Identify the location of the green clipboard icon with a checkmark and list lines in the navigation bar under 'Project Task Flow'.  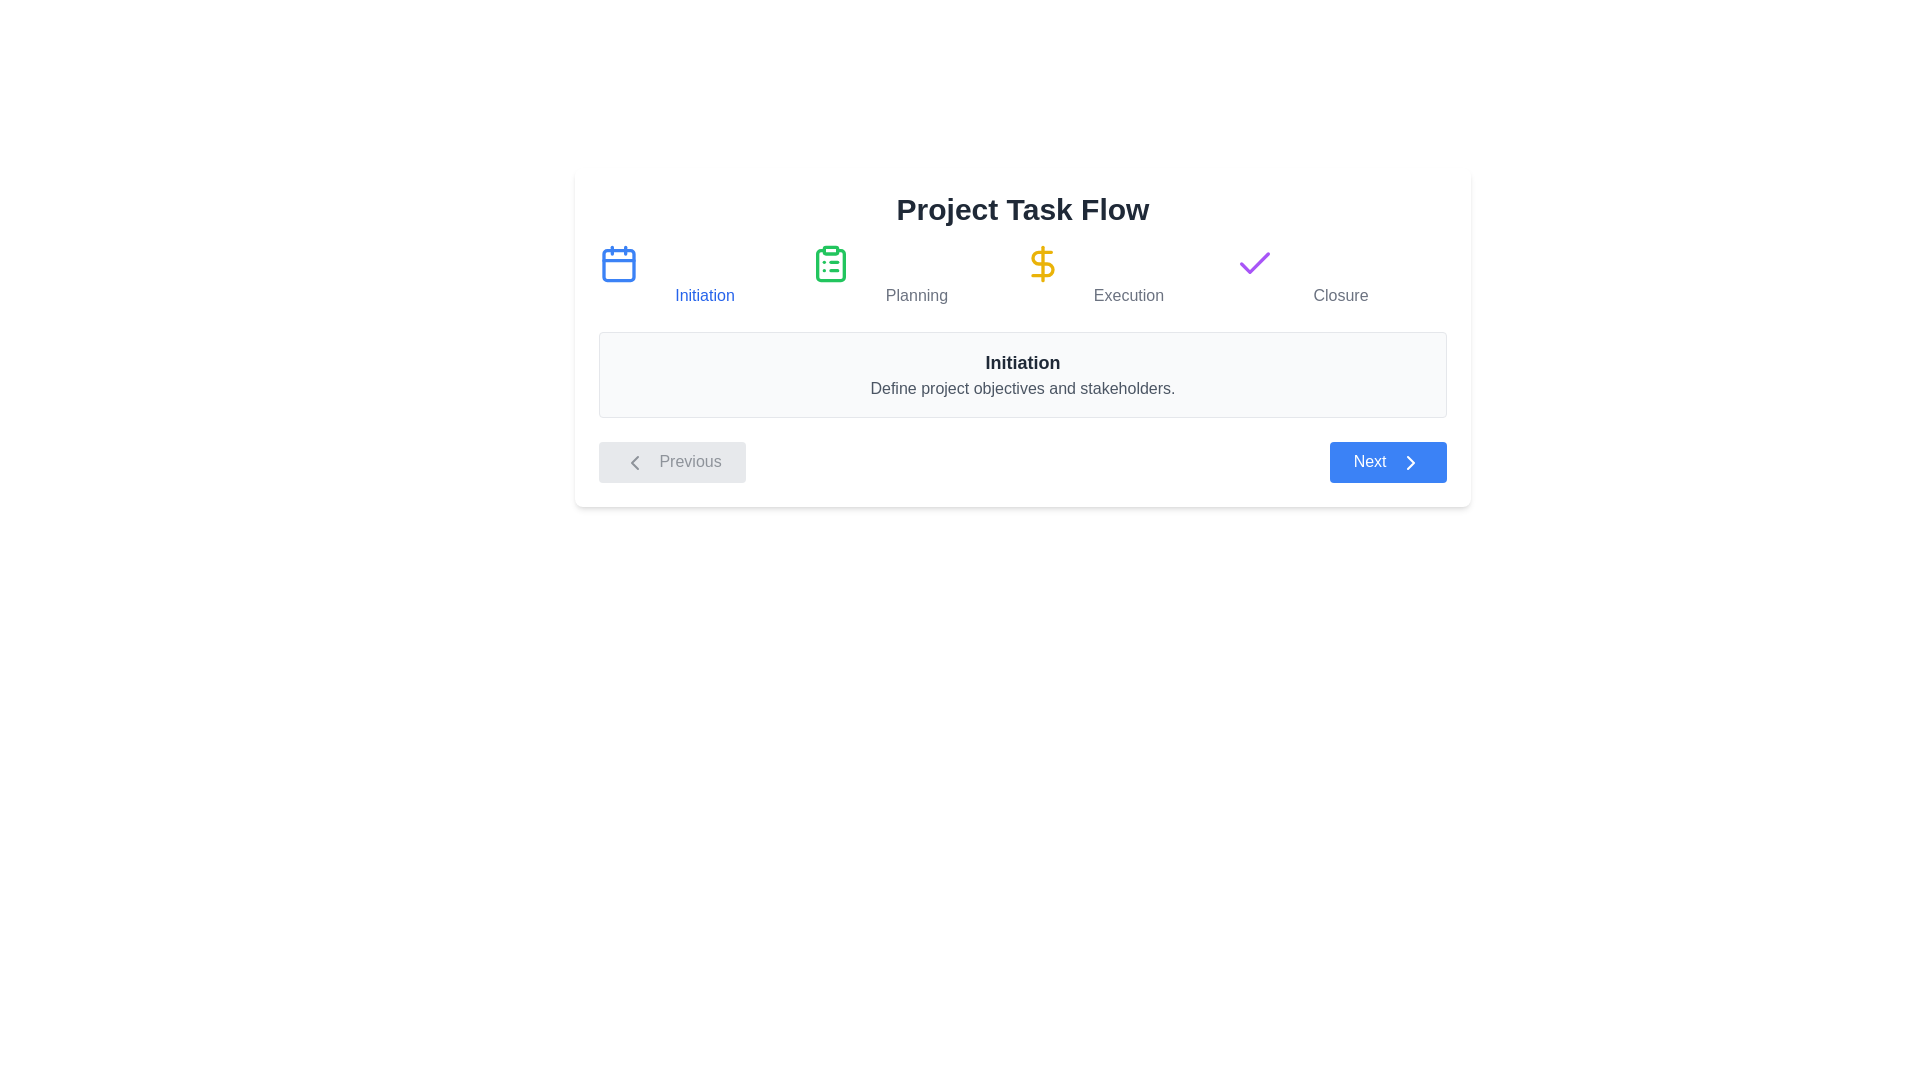
(830, 262).